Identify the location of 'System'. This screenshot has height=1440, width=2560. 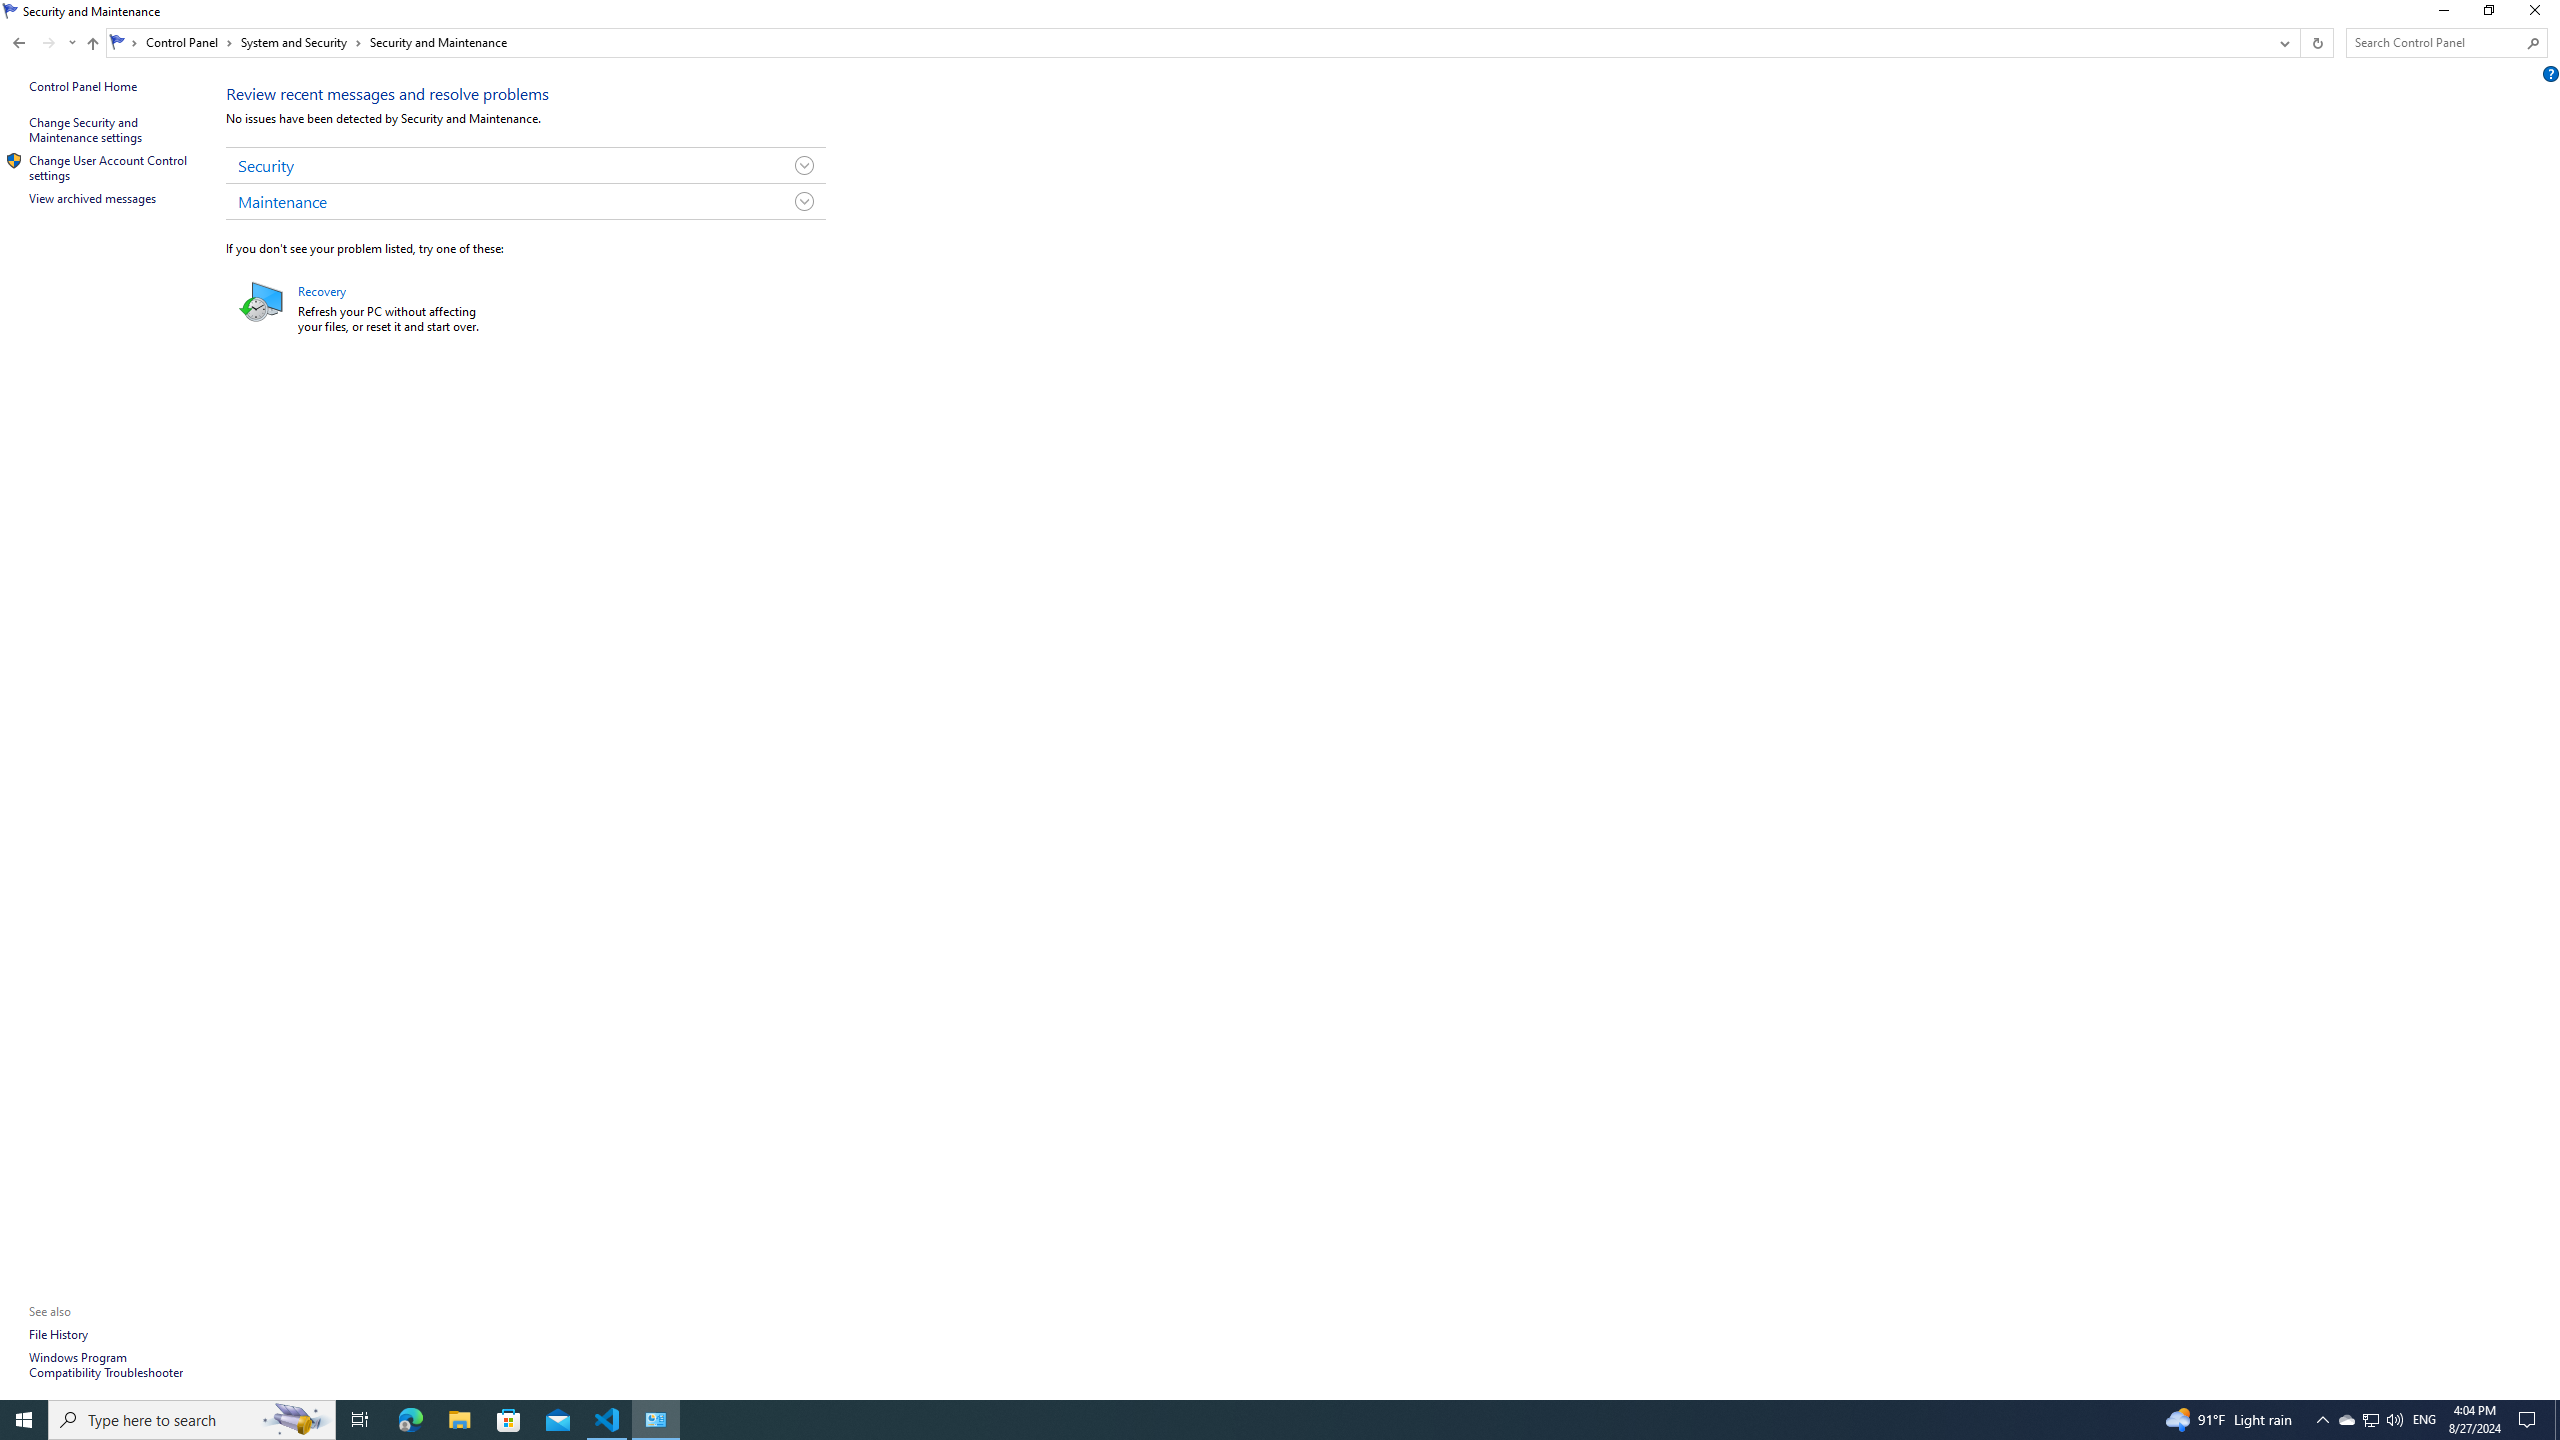
(11, 9).